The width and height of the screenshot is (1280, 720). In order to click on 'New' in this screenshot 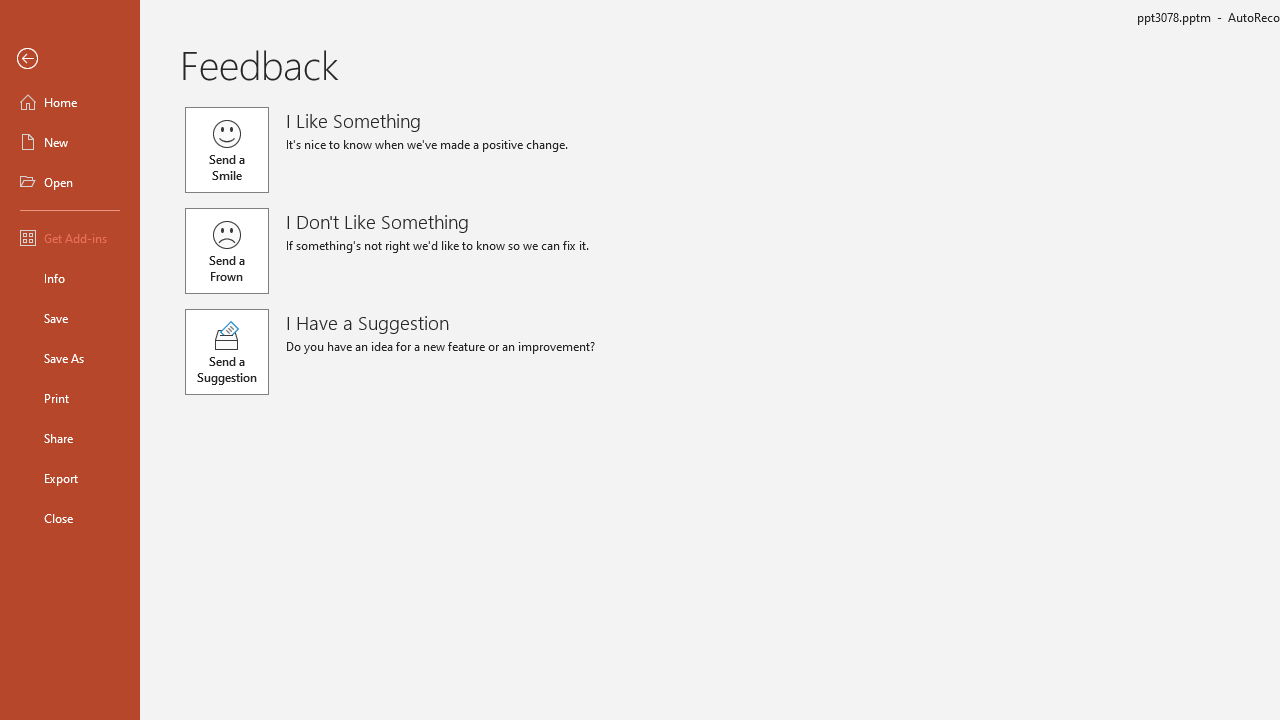, I will do `click(69, 140)`.